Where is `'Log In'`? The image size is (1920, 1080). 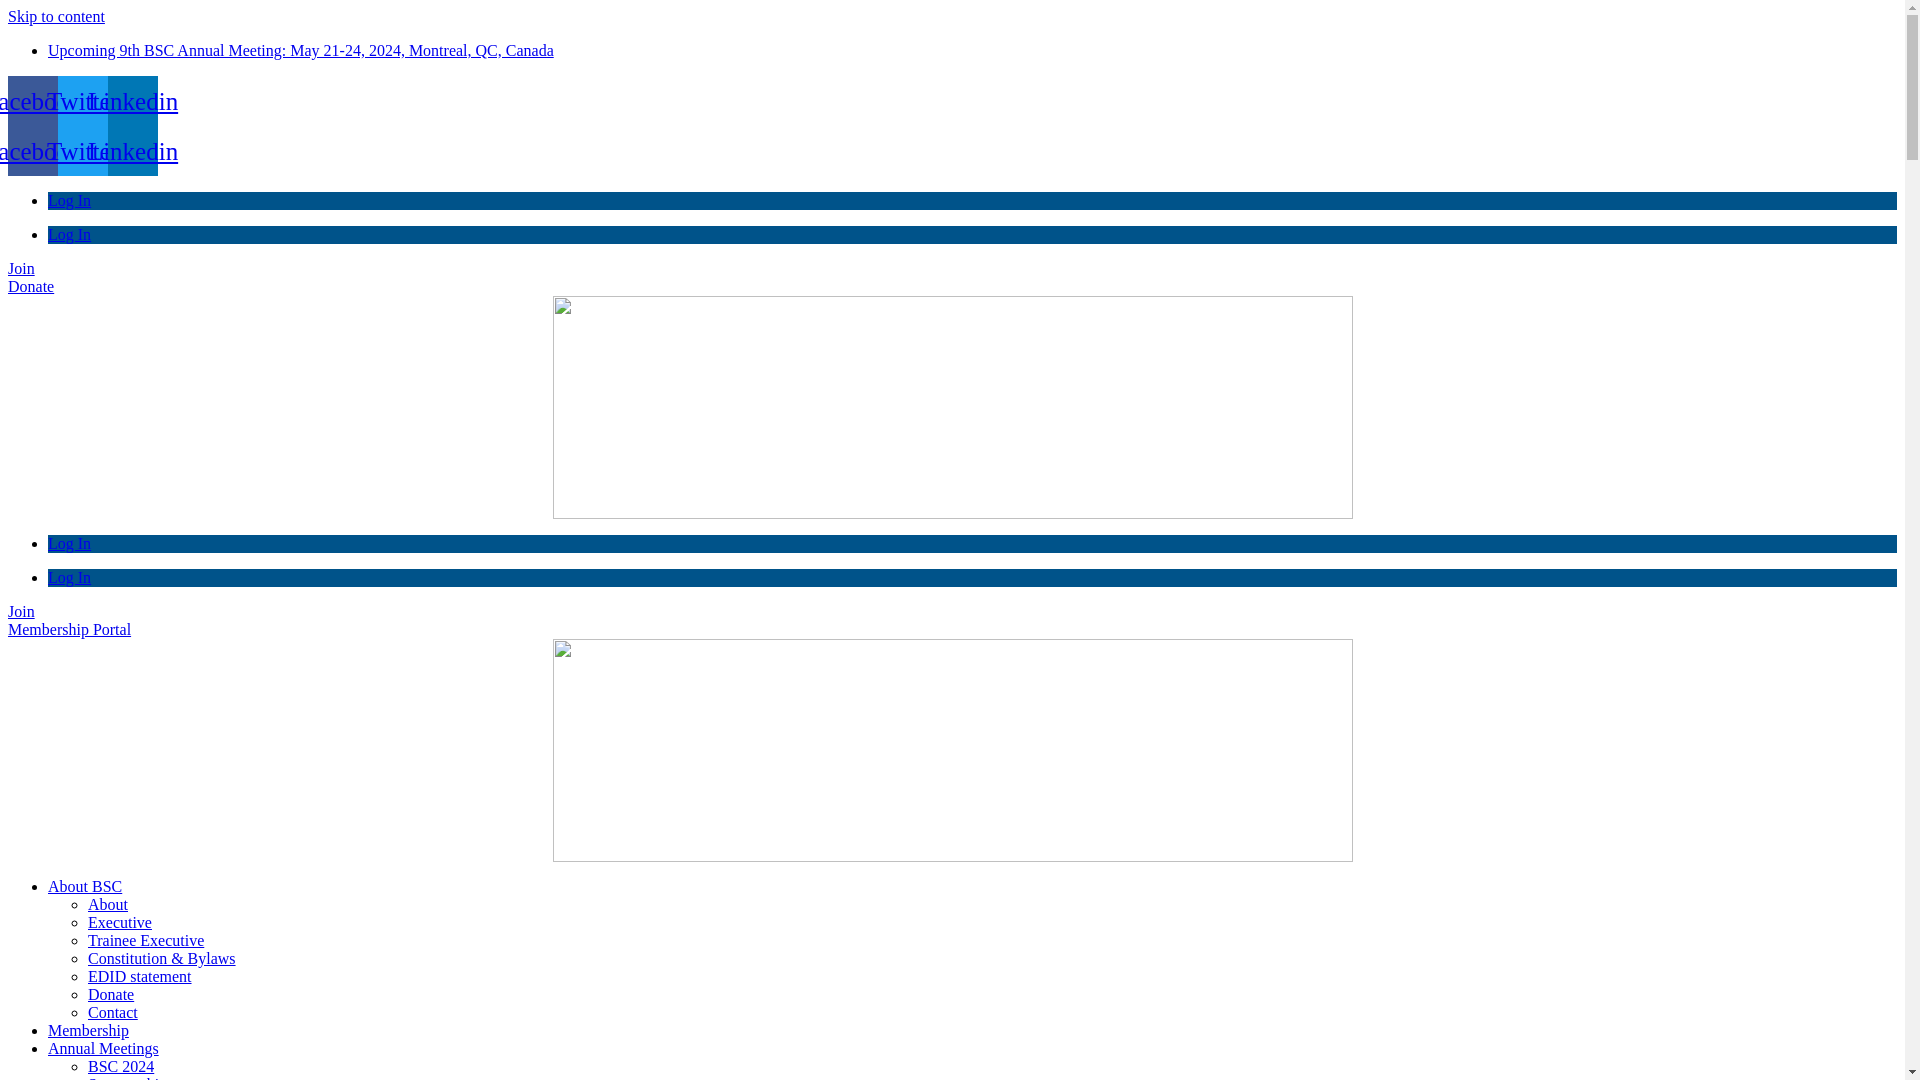 'Log In' is located at coordinates (48, 543).